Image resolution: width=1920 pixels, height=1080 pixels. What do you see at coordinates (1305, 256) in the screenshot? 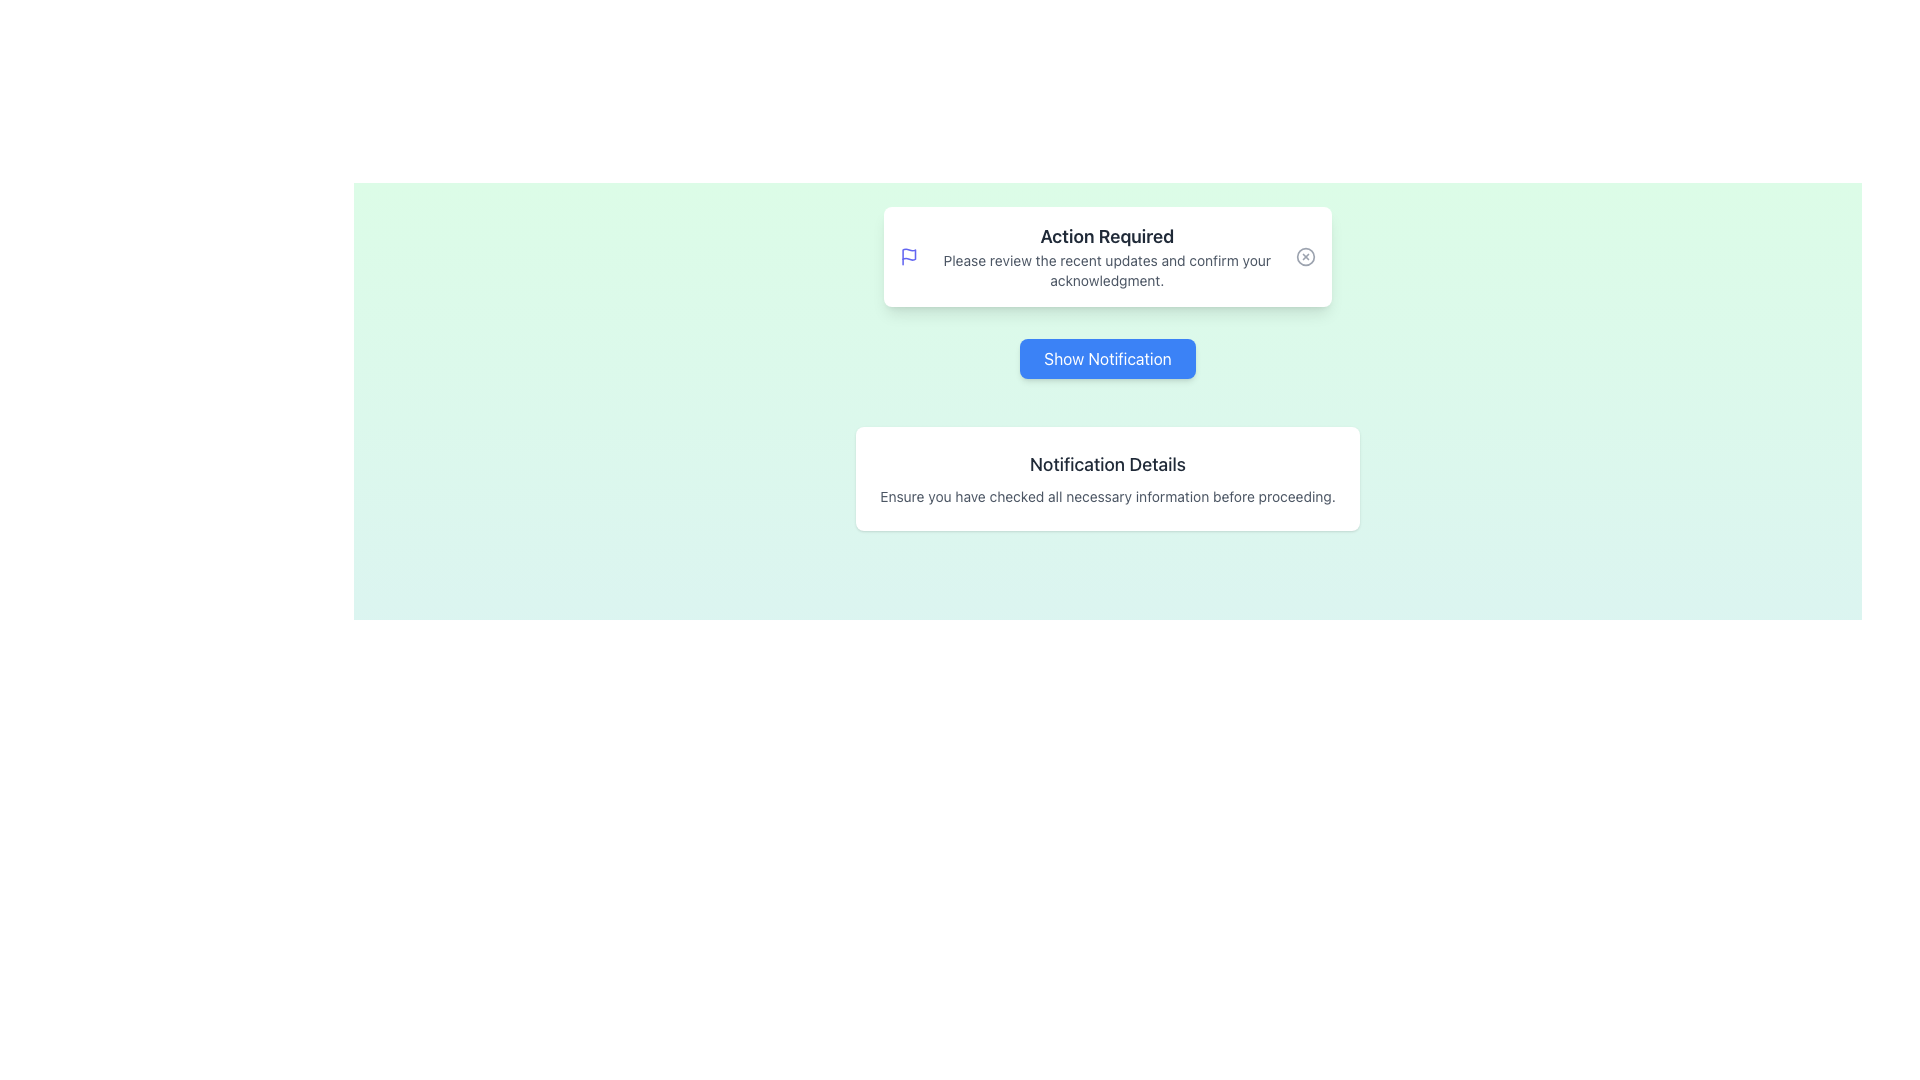
I see `the dismissal button located at the top right corner of the card containing the 'Action Required' header` at bounding box center [1305, 256].